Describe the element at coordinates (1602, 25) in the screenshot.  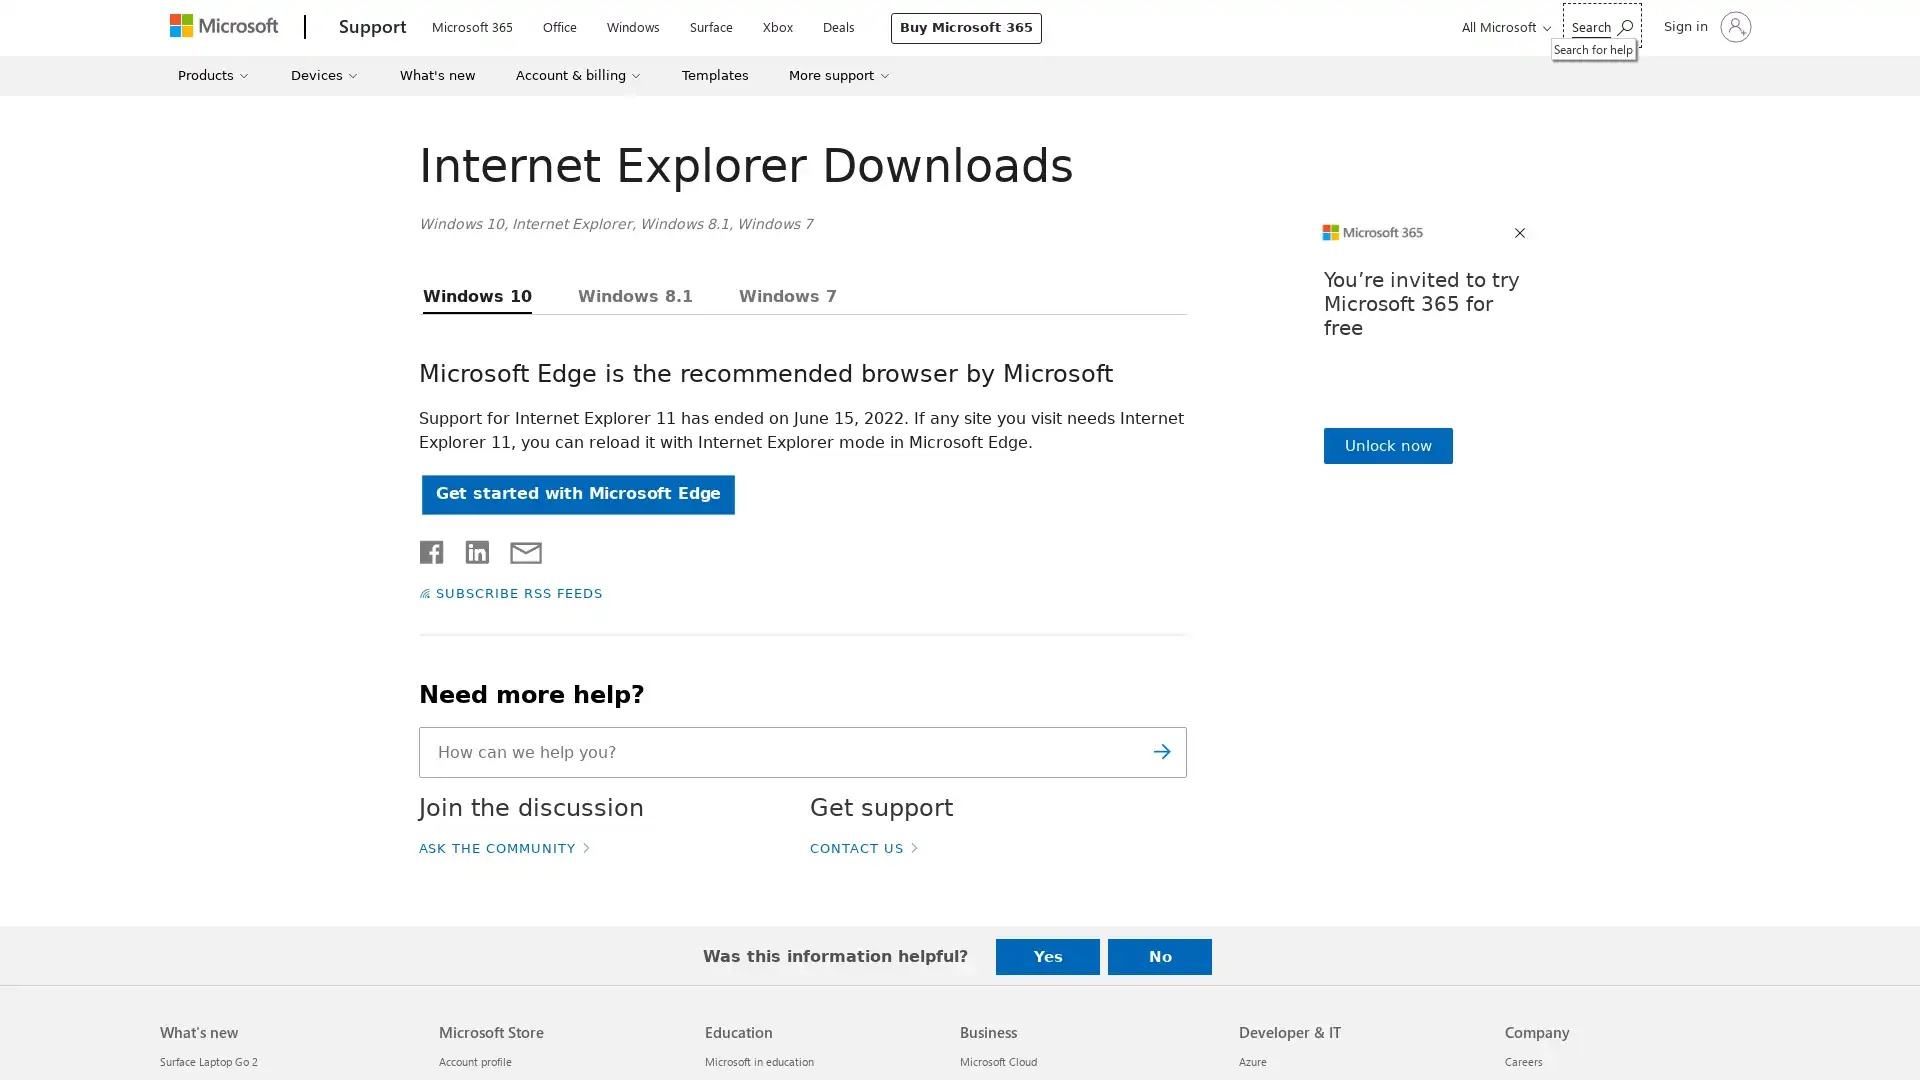
I see `Search for help` at that location.